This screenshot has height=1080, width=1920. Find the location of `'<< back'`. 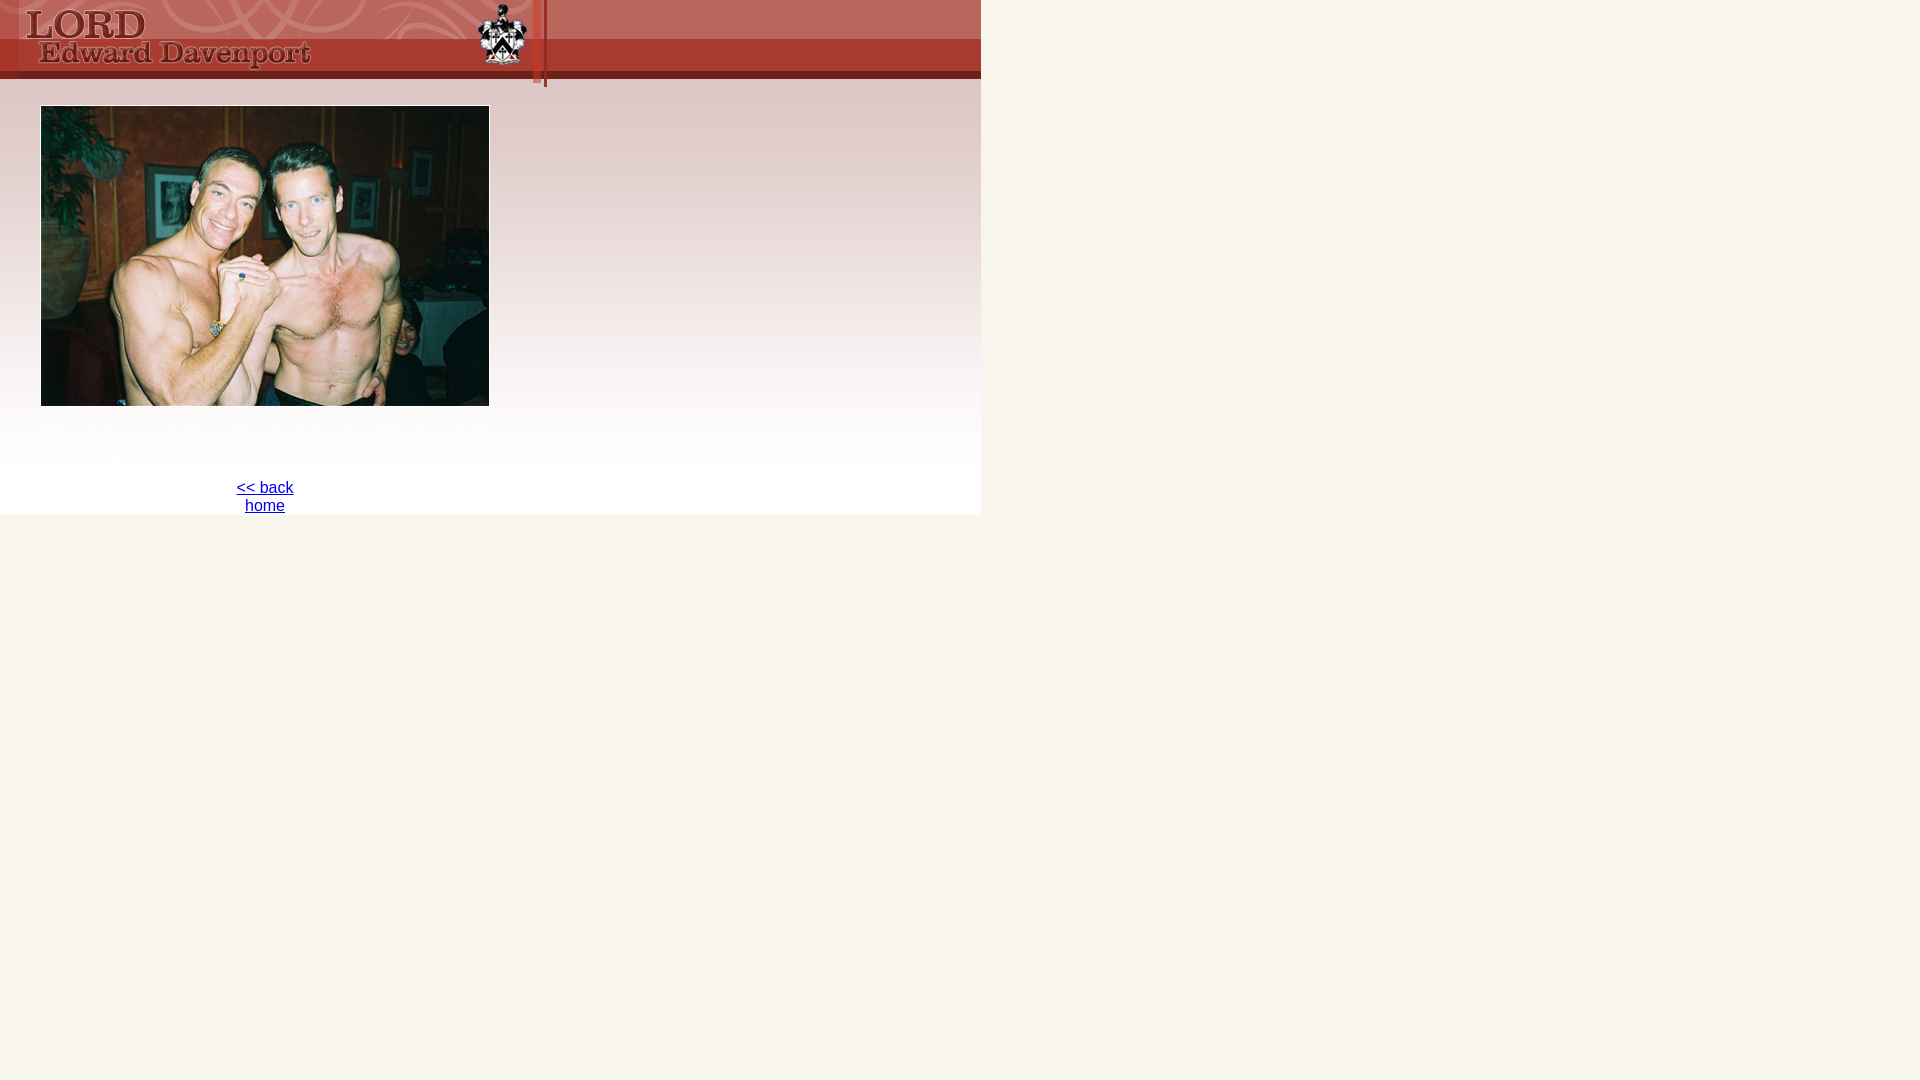

'<< back' is located at coordinates (264, 487).